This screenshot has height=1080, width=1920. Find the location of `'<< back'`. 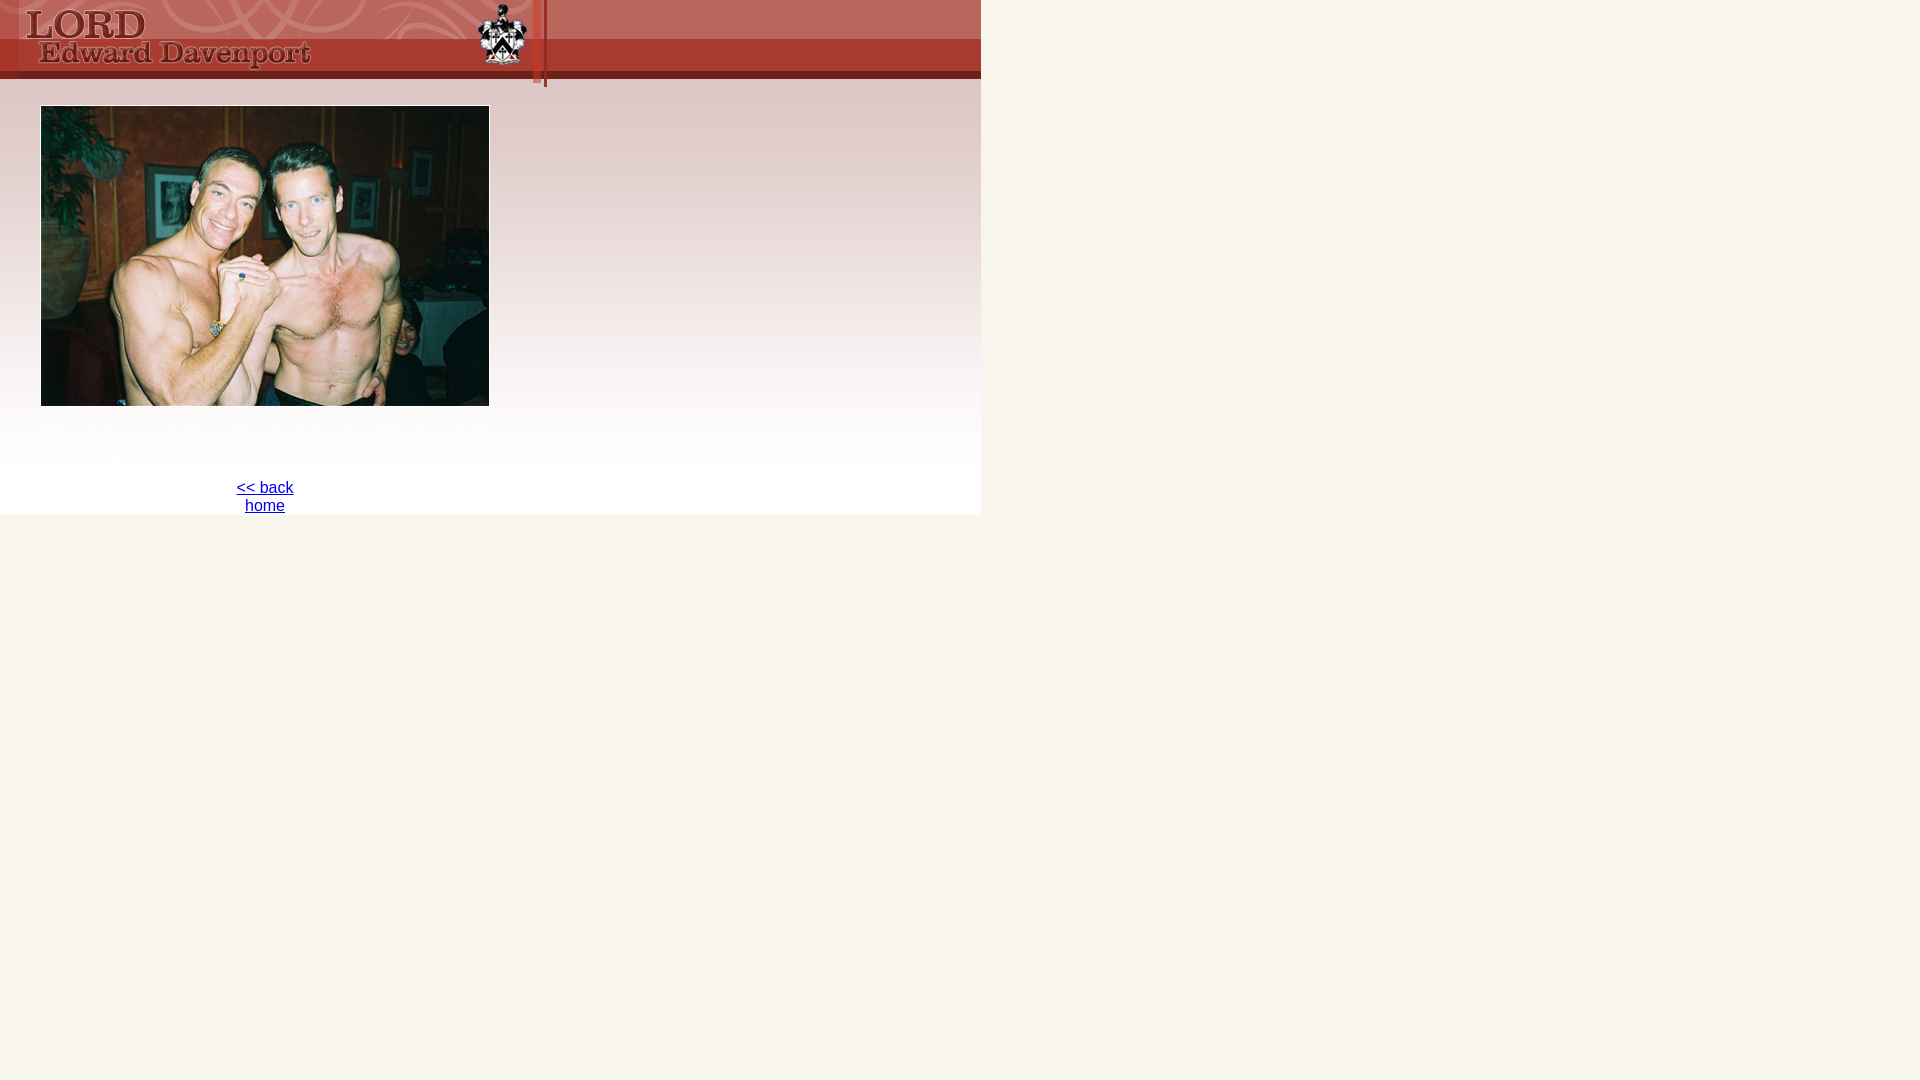

'<< back' is located at coordinates (264, 487).